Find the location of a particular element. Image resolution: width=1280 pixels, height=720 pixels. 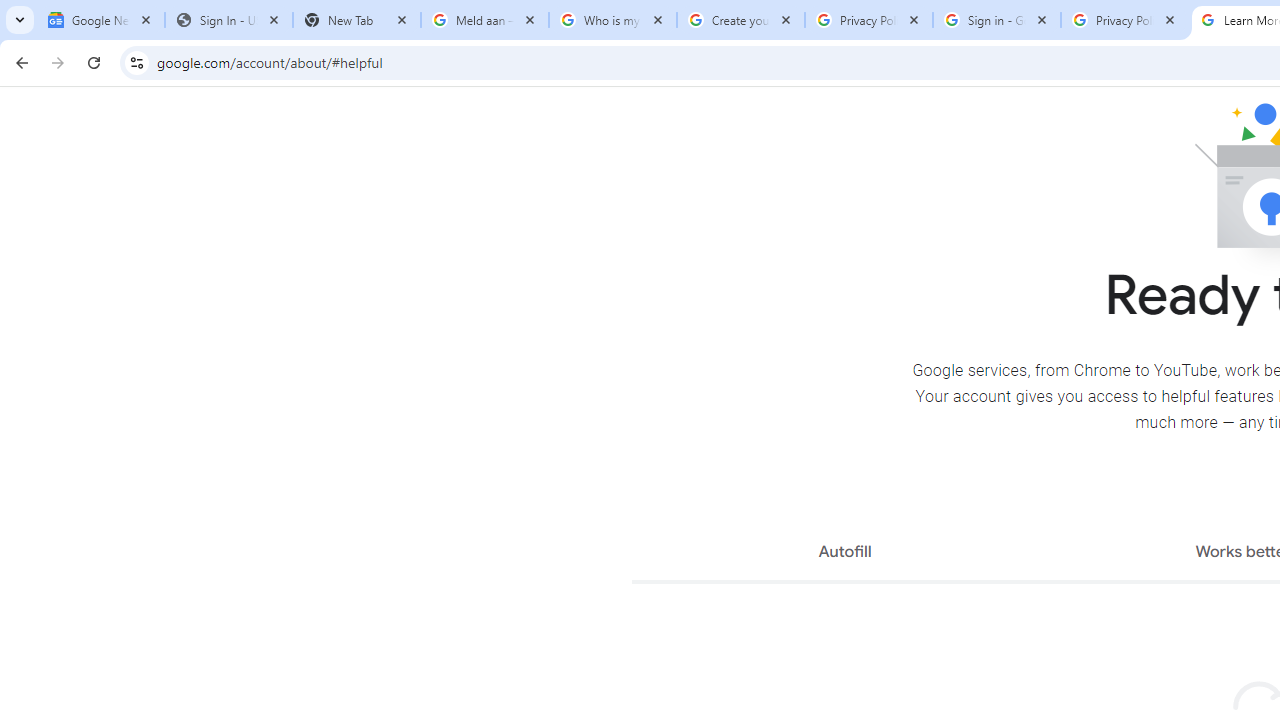

'New Tab' is located at coordinates (357, 20).